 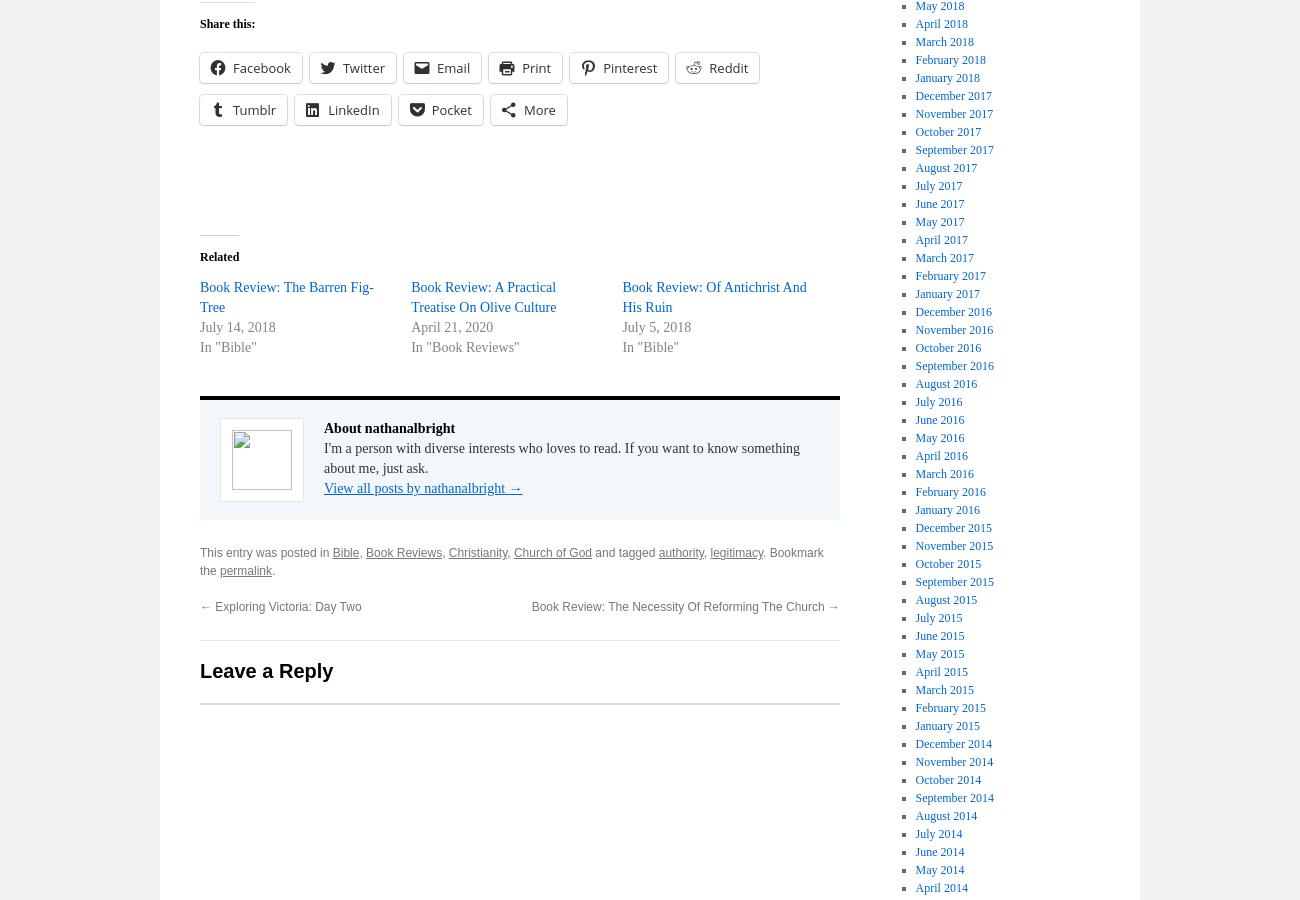 I want to click on 'October 2014', so click(x=913, y=779).